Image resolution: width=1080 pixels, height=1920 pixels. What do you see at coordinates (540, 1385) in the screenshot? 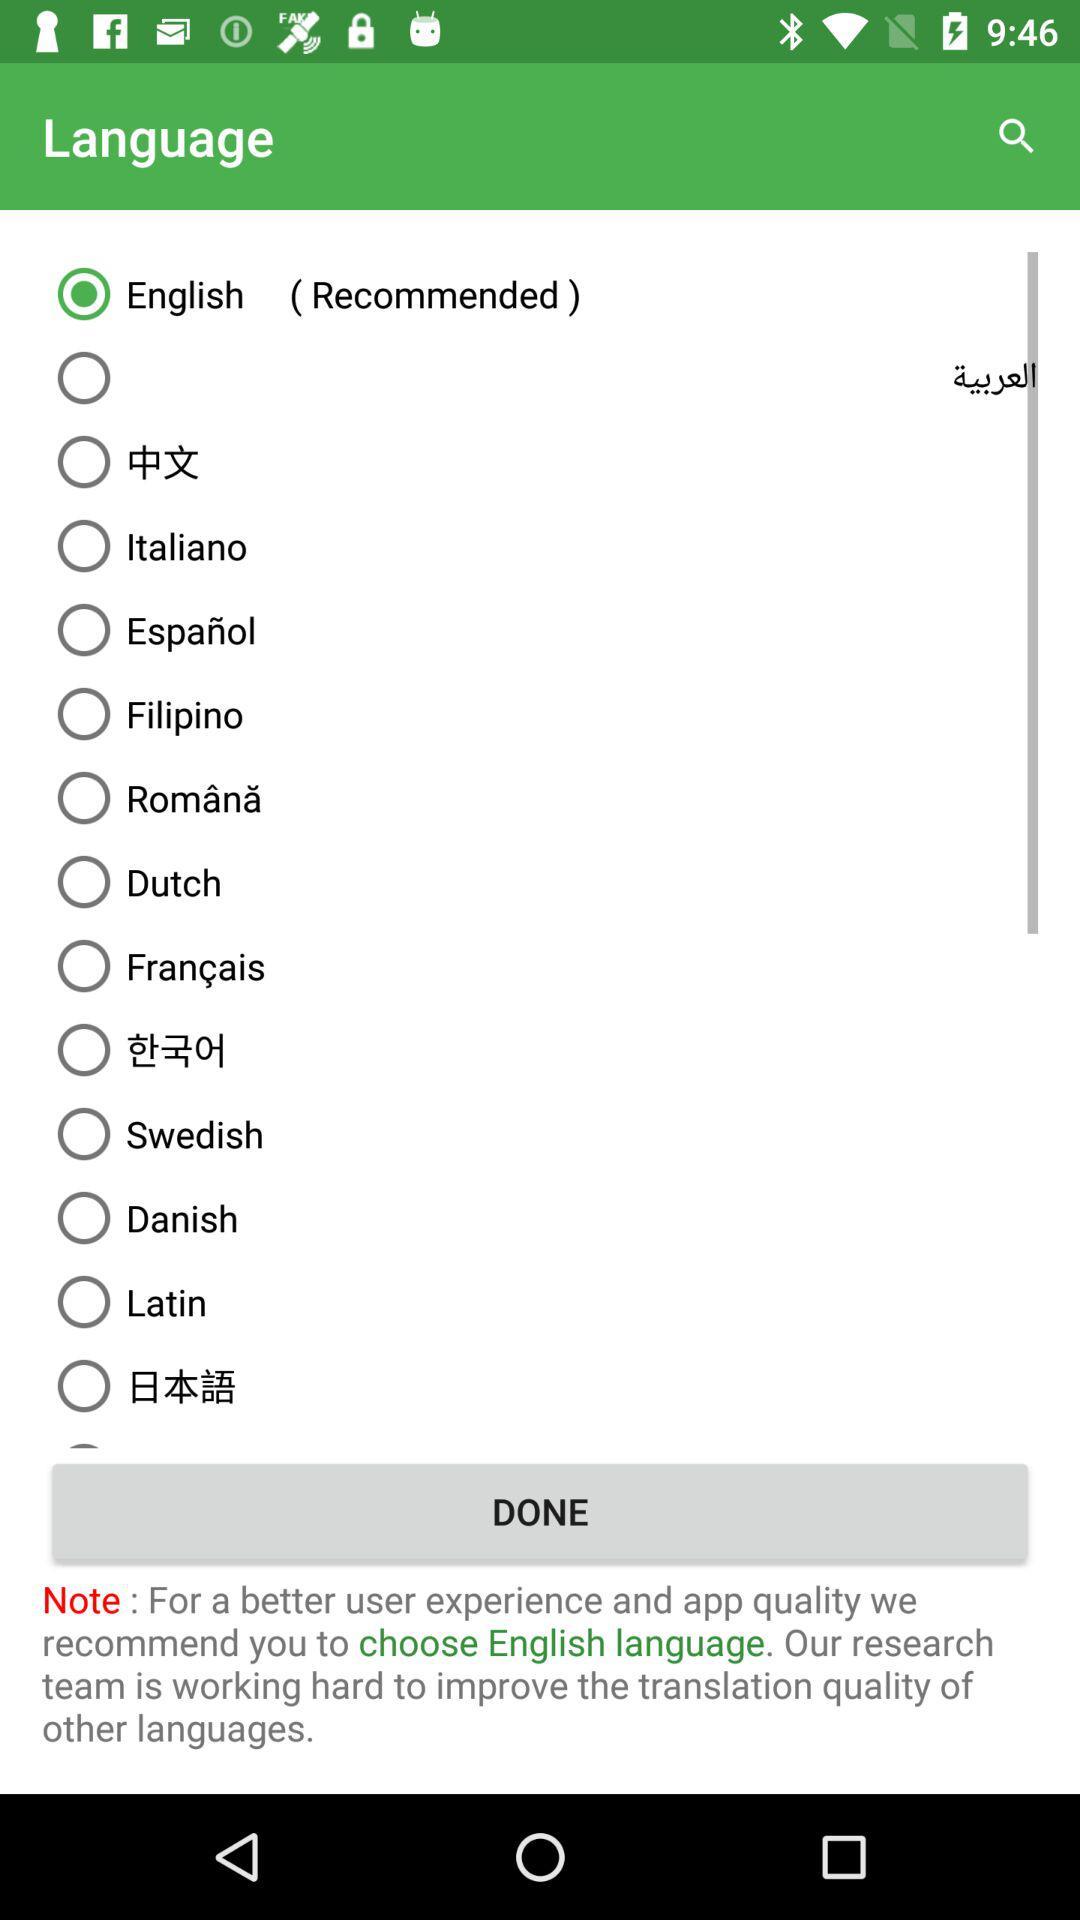
I see `the item below the latin icon` at bounding box center [540, 1385].